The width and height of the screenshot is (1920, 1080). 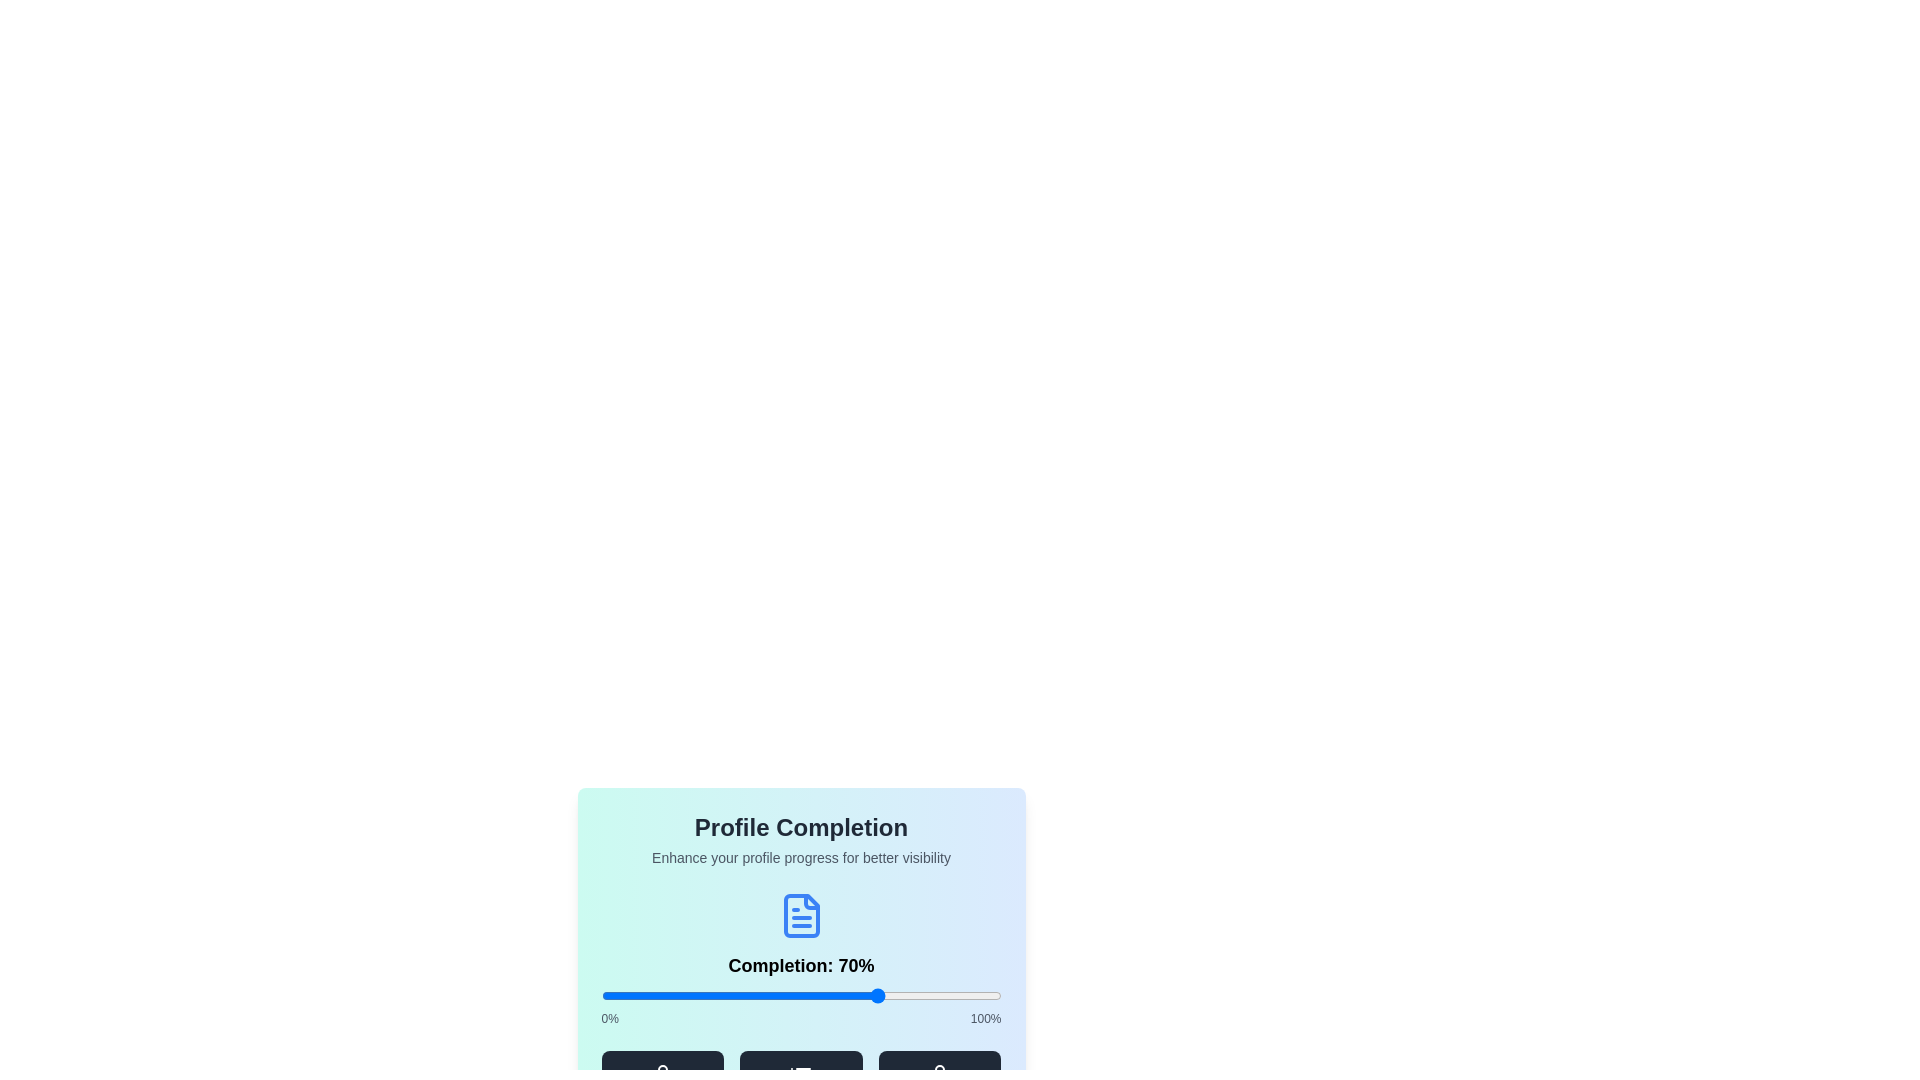 What do you see at coordinates (801, 995) in the screenshot?
I see `the thumb of the horizontal range slider located below the text 'Completion: 70%'` at bounding box center [801, 995].